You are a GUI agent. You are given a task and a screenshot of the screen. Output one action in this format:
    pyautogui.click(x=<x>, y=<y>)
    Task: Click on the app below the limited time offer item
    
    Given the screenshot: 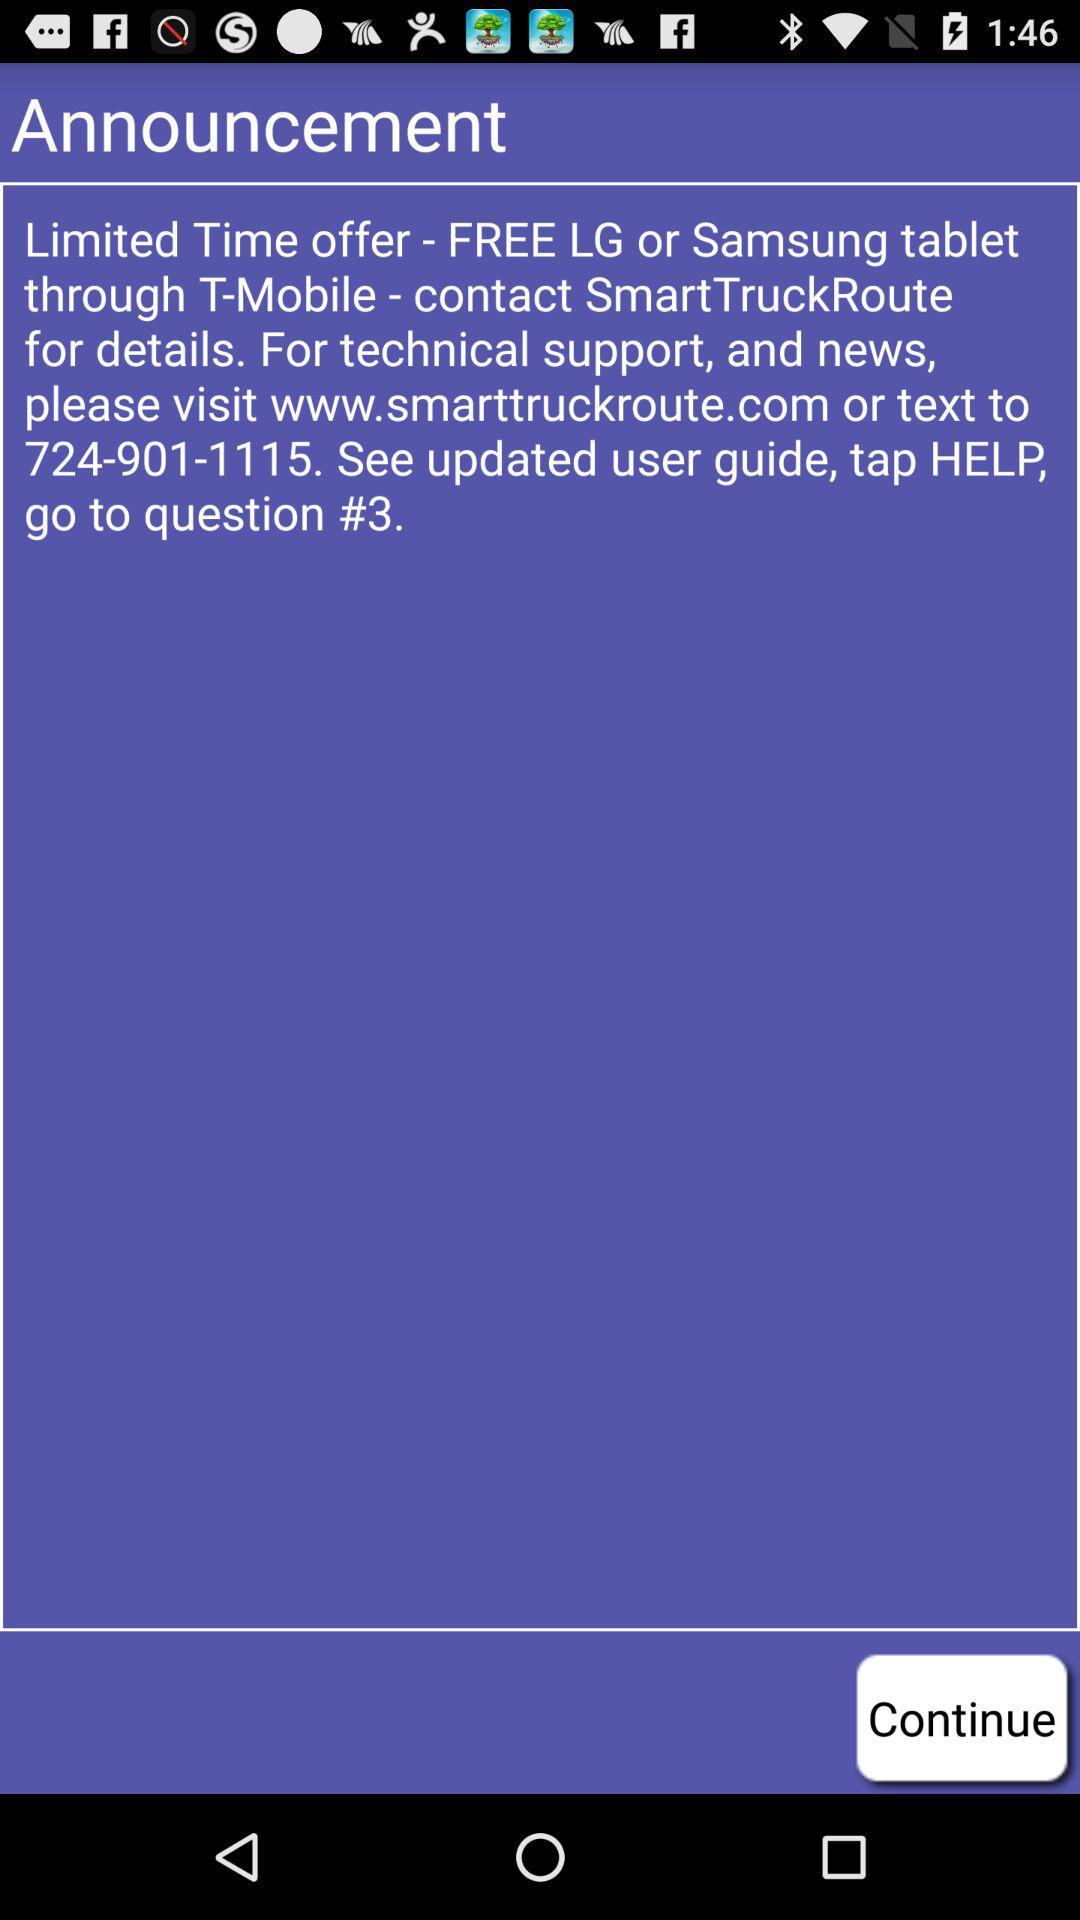 What is the action you would take?
    pyautogui.click(x=960, y=1716)
    